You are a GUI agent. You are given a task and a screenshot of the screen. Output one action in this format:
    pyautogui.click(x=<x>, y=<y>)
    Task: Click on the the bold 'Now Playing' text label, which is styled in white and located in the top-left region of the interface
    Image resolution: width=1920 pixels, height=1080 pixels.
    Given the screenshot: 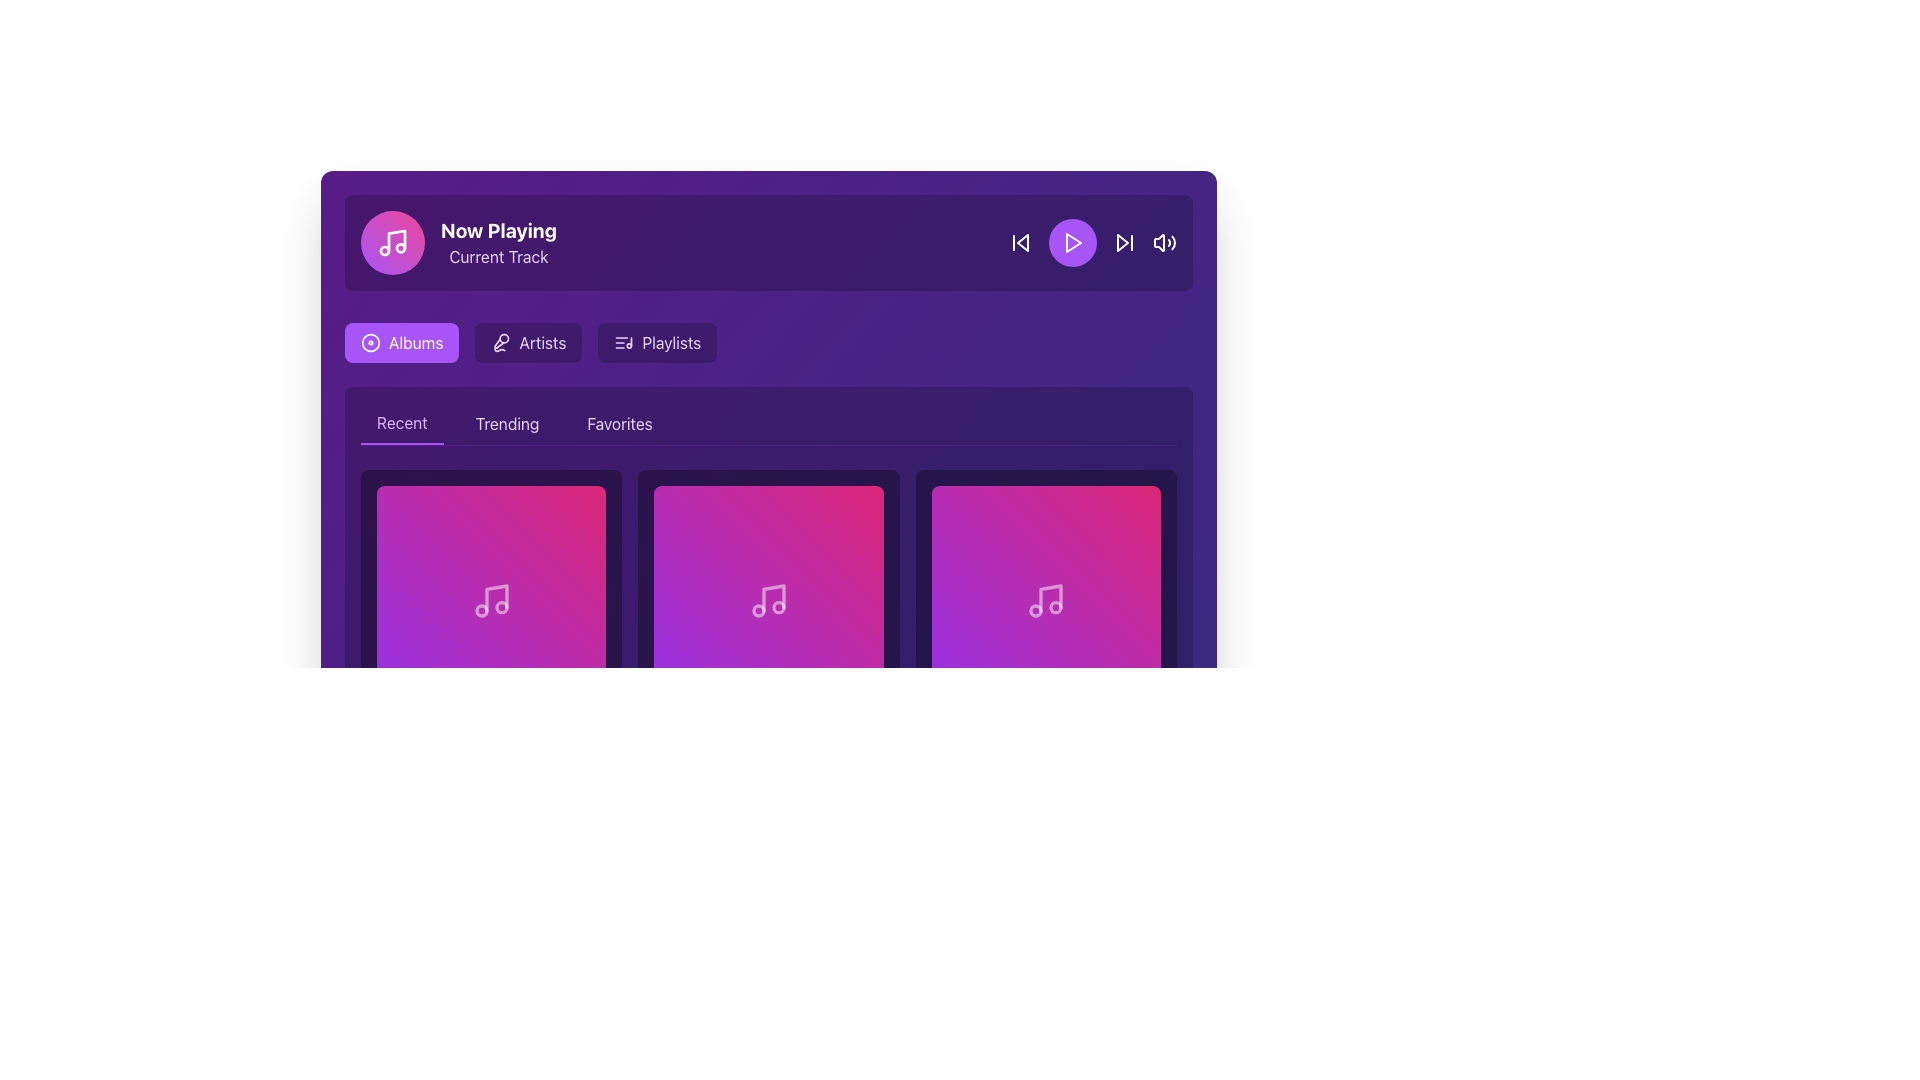 What is the action you would take?
    pyautogui.click(x=499, y=230)
    